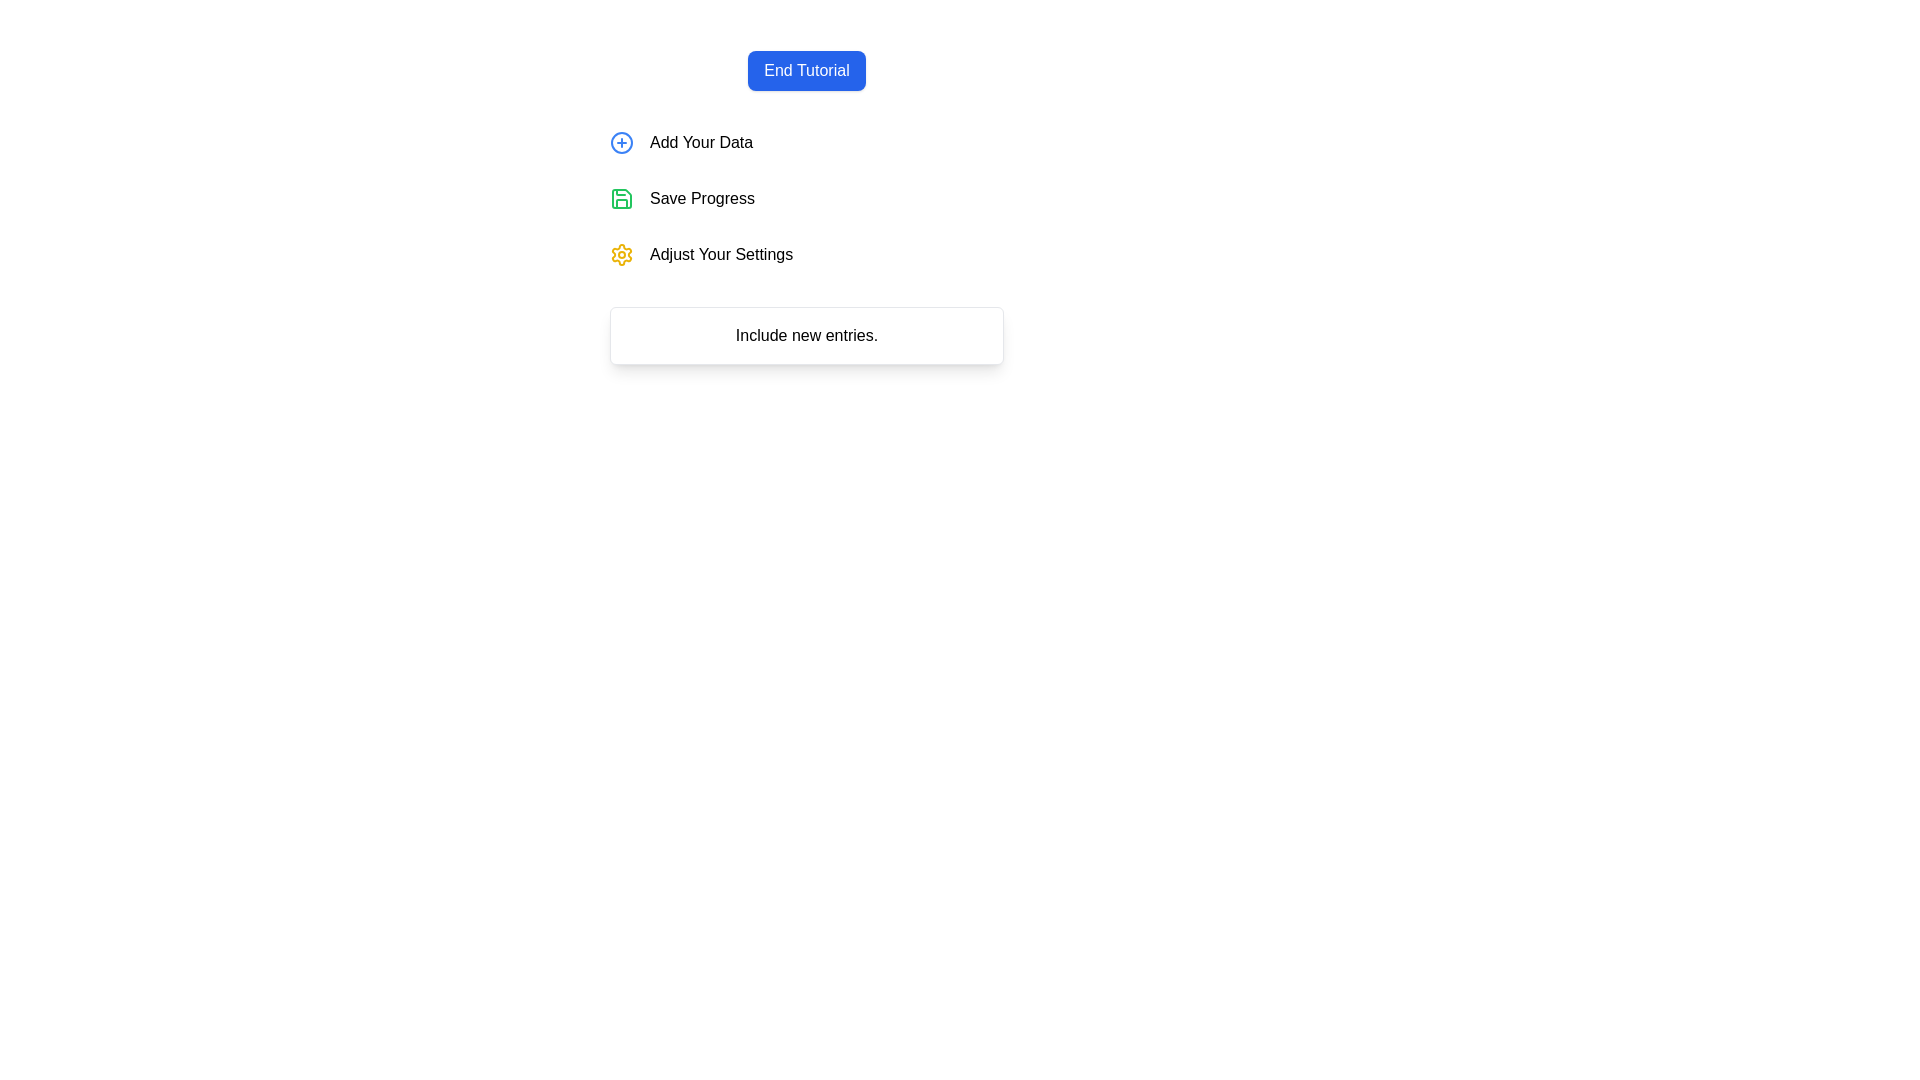 Image resolution: width=1920 pixels, height=1080 pixels. What do you see at coordinates (702, 199) in the screenshot?
I see `the 'Save Progress' text label, which is positioned below the 'Add Your Data' button and above the 'Adjust Your Settings' item, and is visually grouped with a green save icon to its left` at bounding box center [702, 199].